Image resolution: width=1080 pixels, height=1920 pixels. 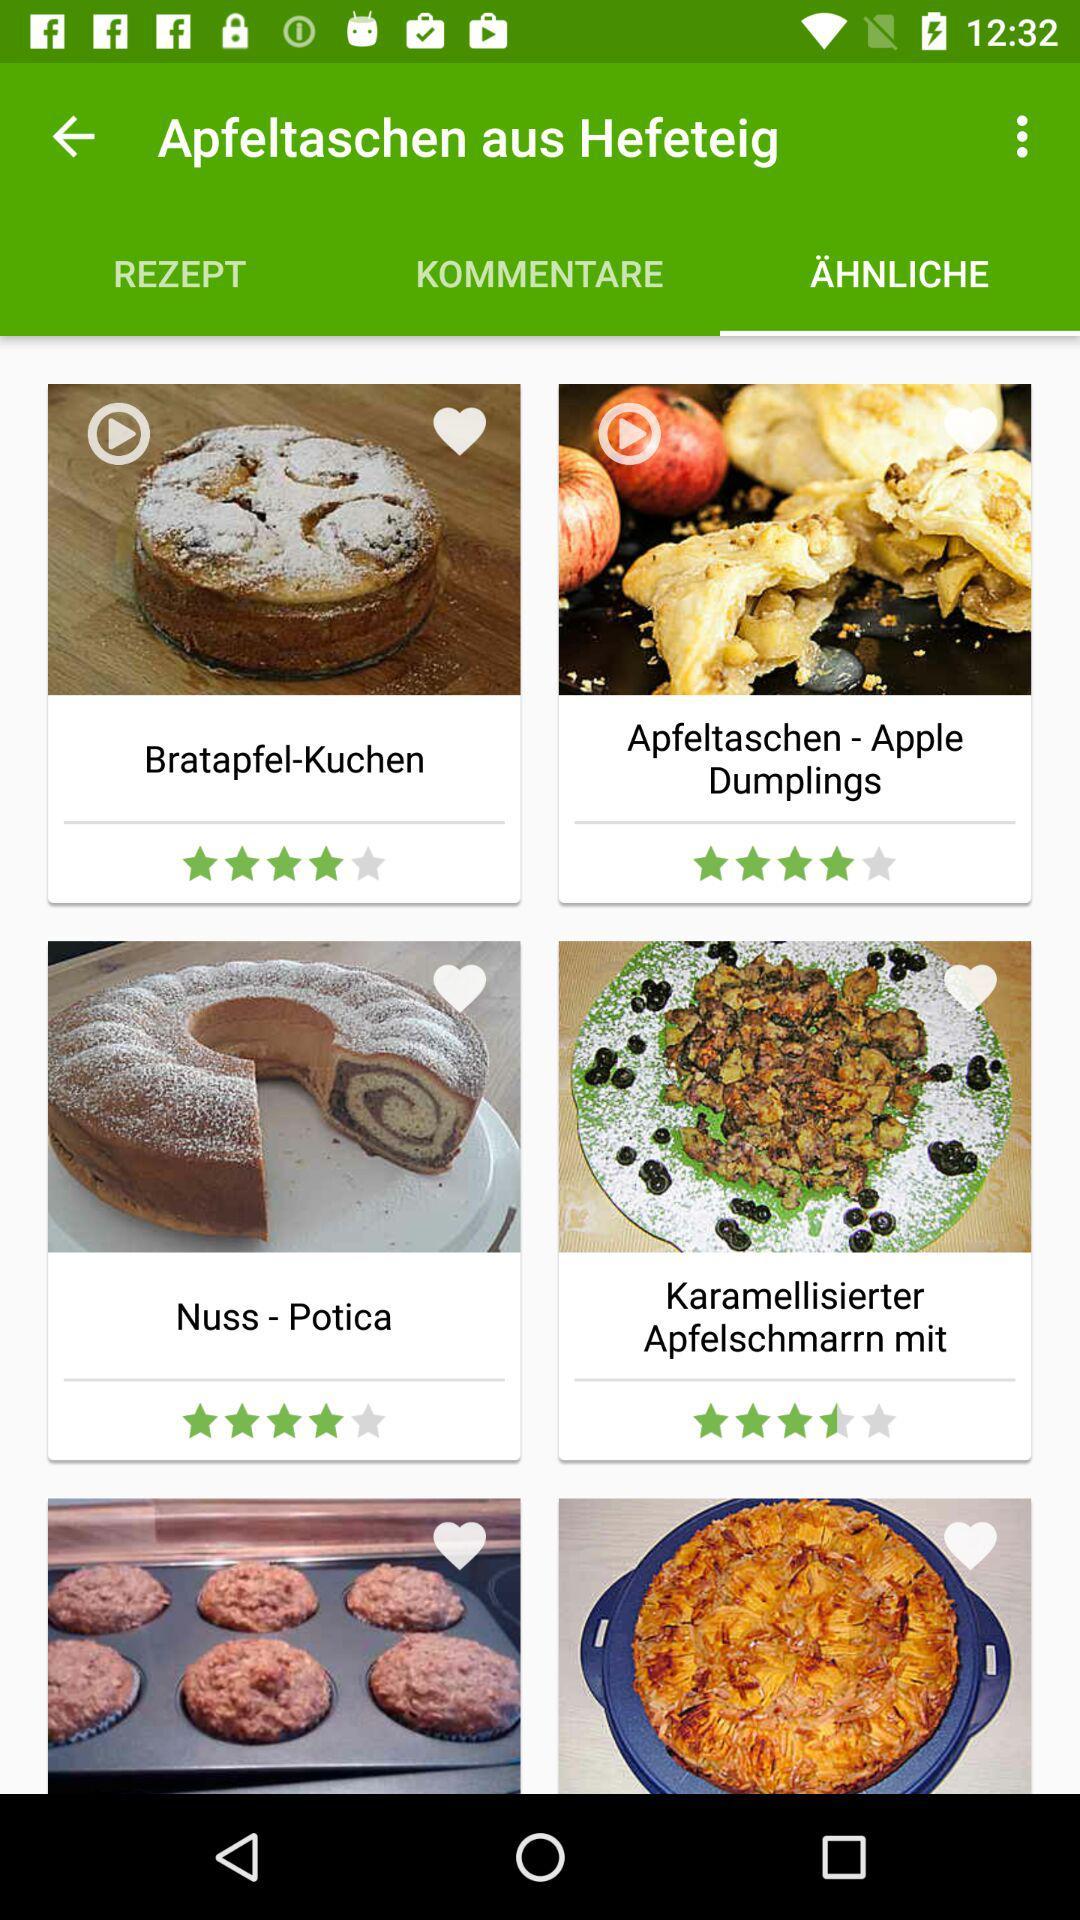 What do you see at coordinates (72, 135) in the screenshot?
I see `the icon above rezept item` at bounding box center [72, 135].